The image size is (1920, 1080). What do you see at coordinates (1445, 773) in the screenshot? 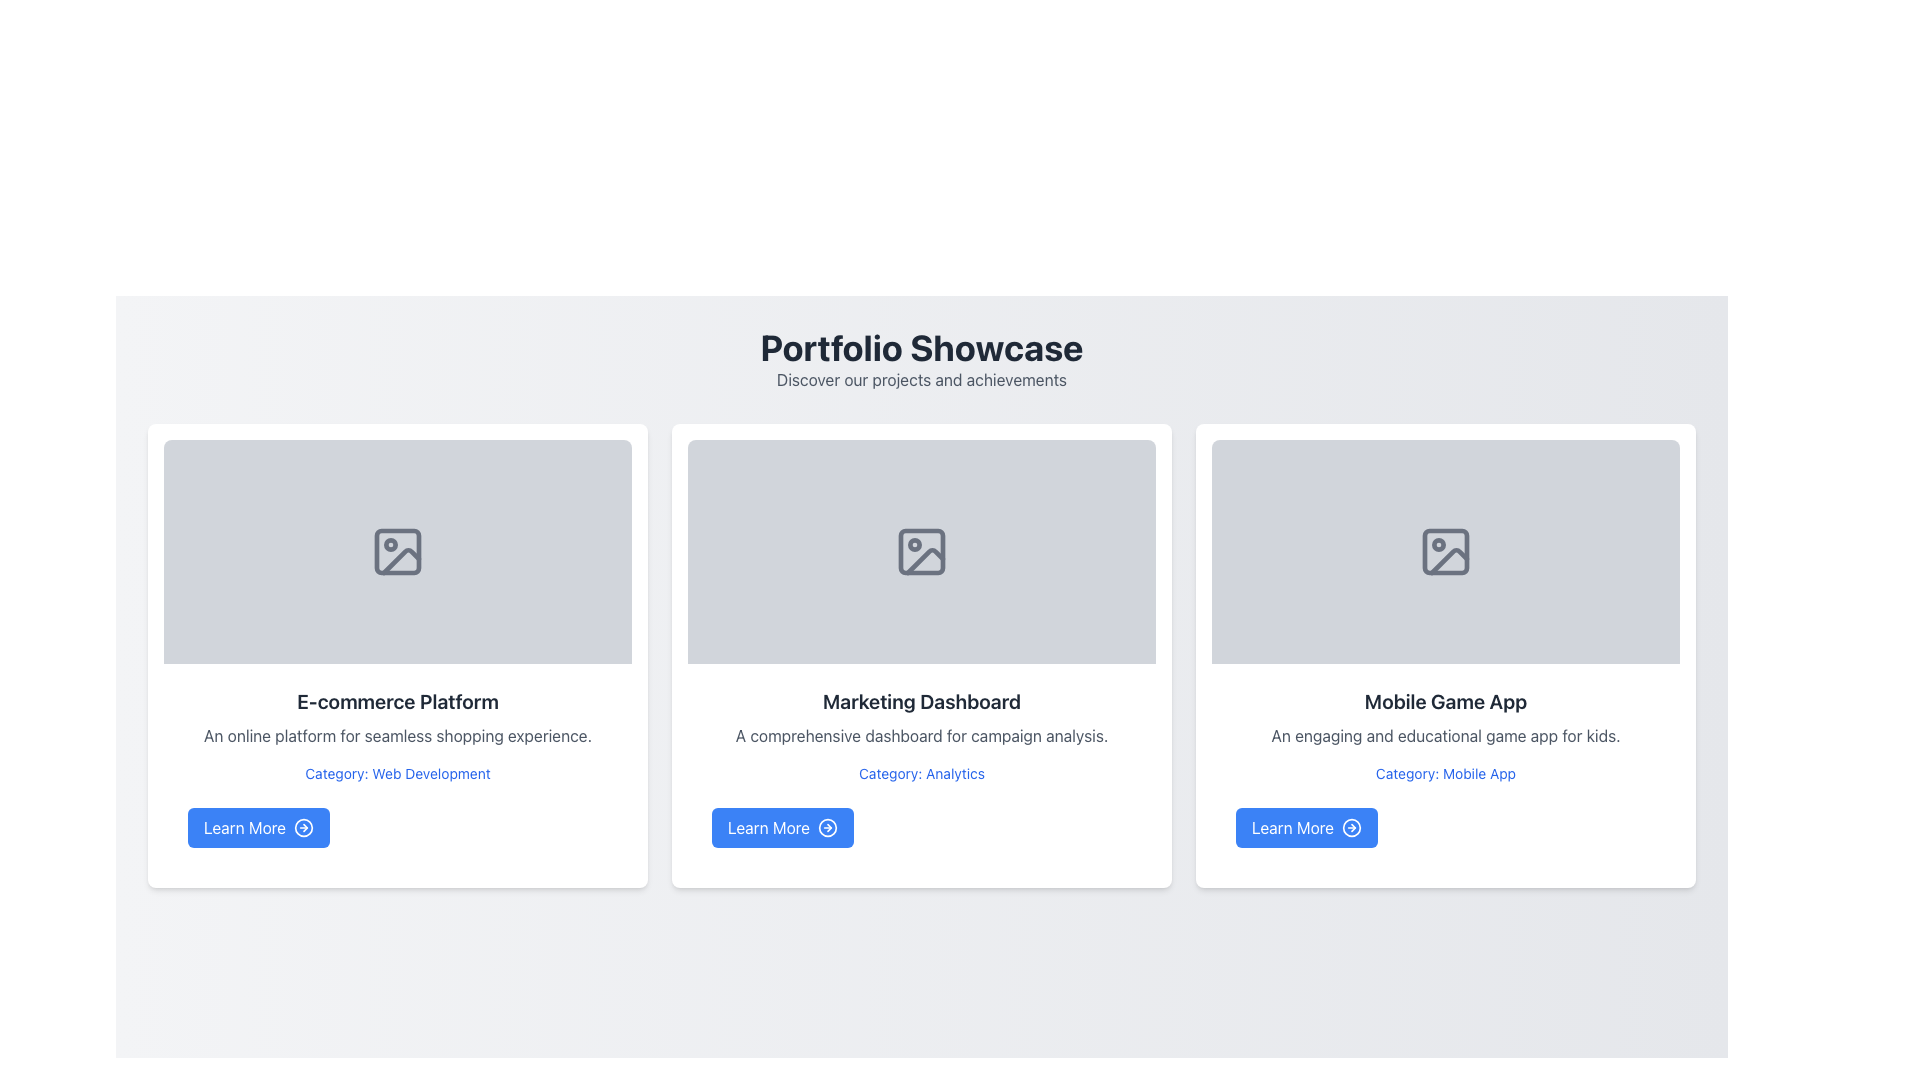
I see `the Text Label element that reads 'Category: Mobile App', which is styled with a small font size and blue color, located in the third column of the layout above the 'Learn More' button` at bounding box center [1445, 773].